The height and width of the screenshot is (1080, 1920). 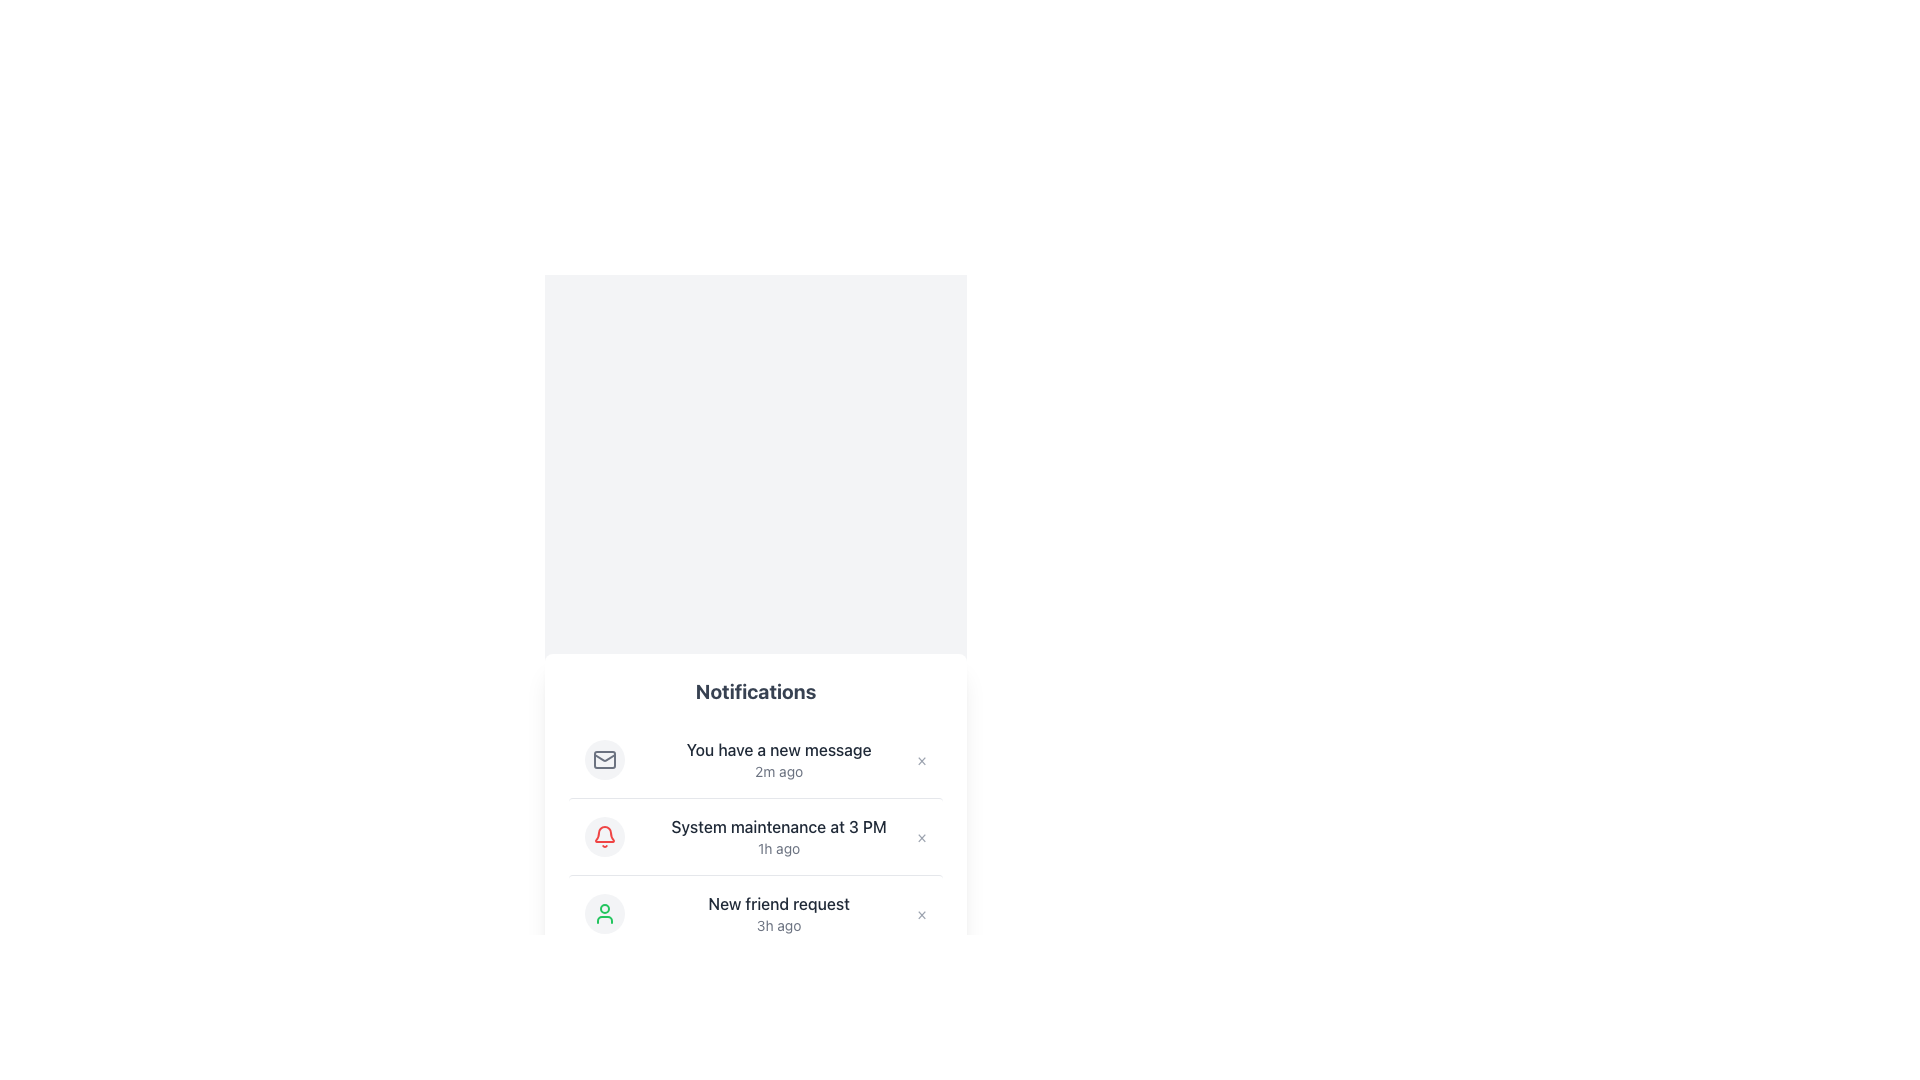 What do you see at coordinates (778, 770) in the screenshot?
I see `the text element displaying '2m ago' which is styled in a smaller, lighter gray font and located immediately below the 'You have a new message' text in the notification section` at bounding box center [778, 770].